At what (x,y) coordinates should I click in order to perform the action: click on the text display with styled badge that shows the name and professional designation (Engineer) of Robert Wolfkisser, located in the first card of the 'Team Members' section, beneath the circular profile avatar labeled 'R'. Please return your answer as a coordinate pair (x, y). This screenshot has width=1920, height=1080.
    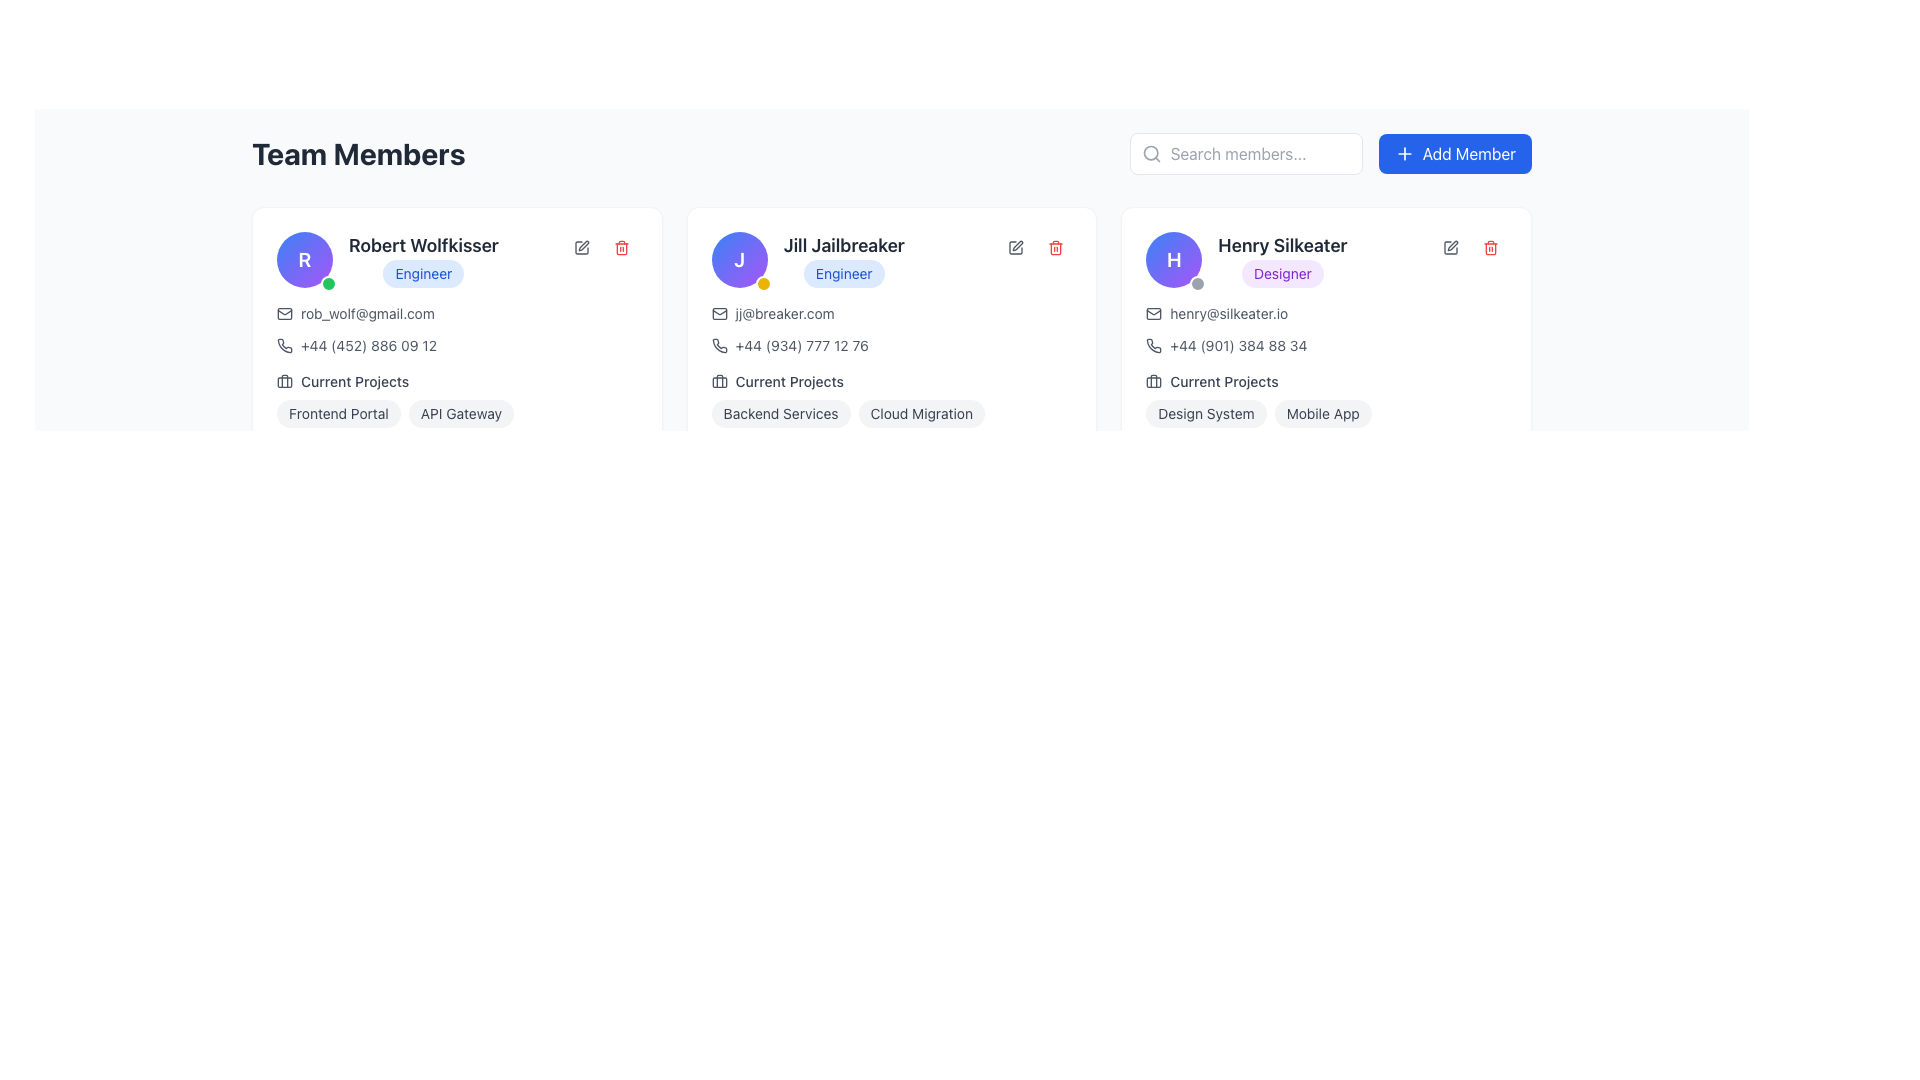
    Looking at the image, I should click on (422, 258).